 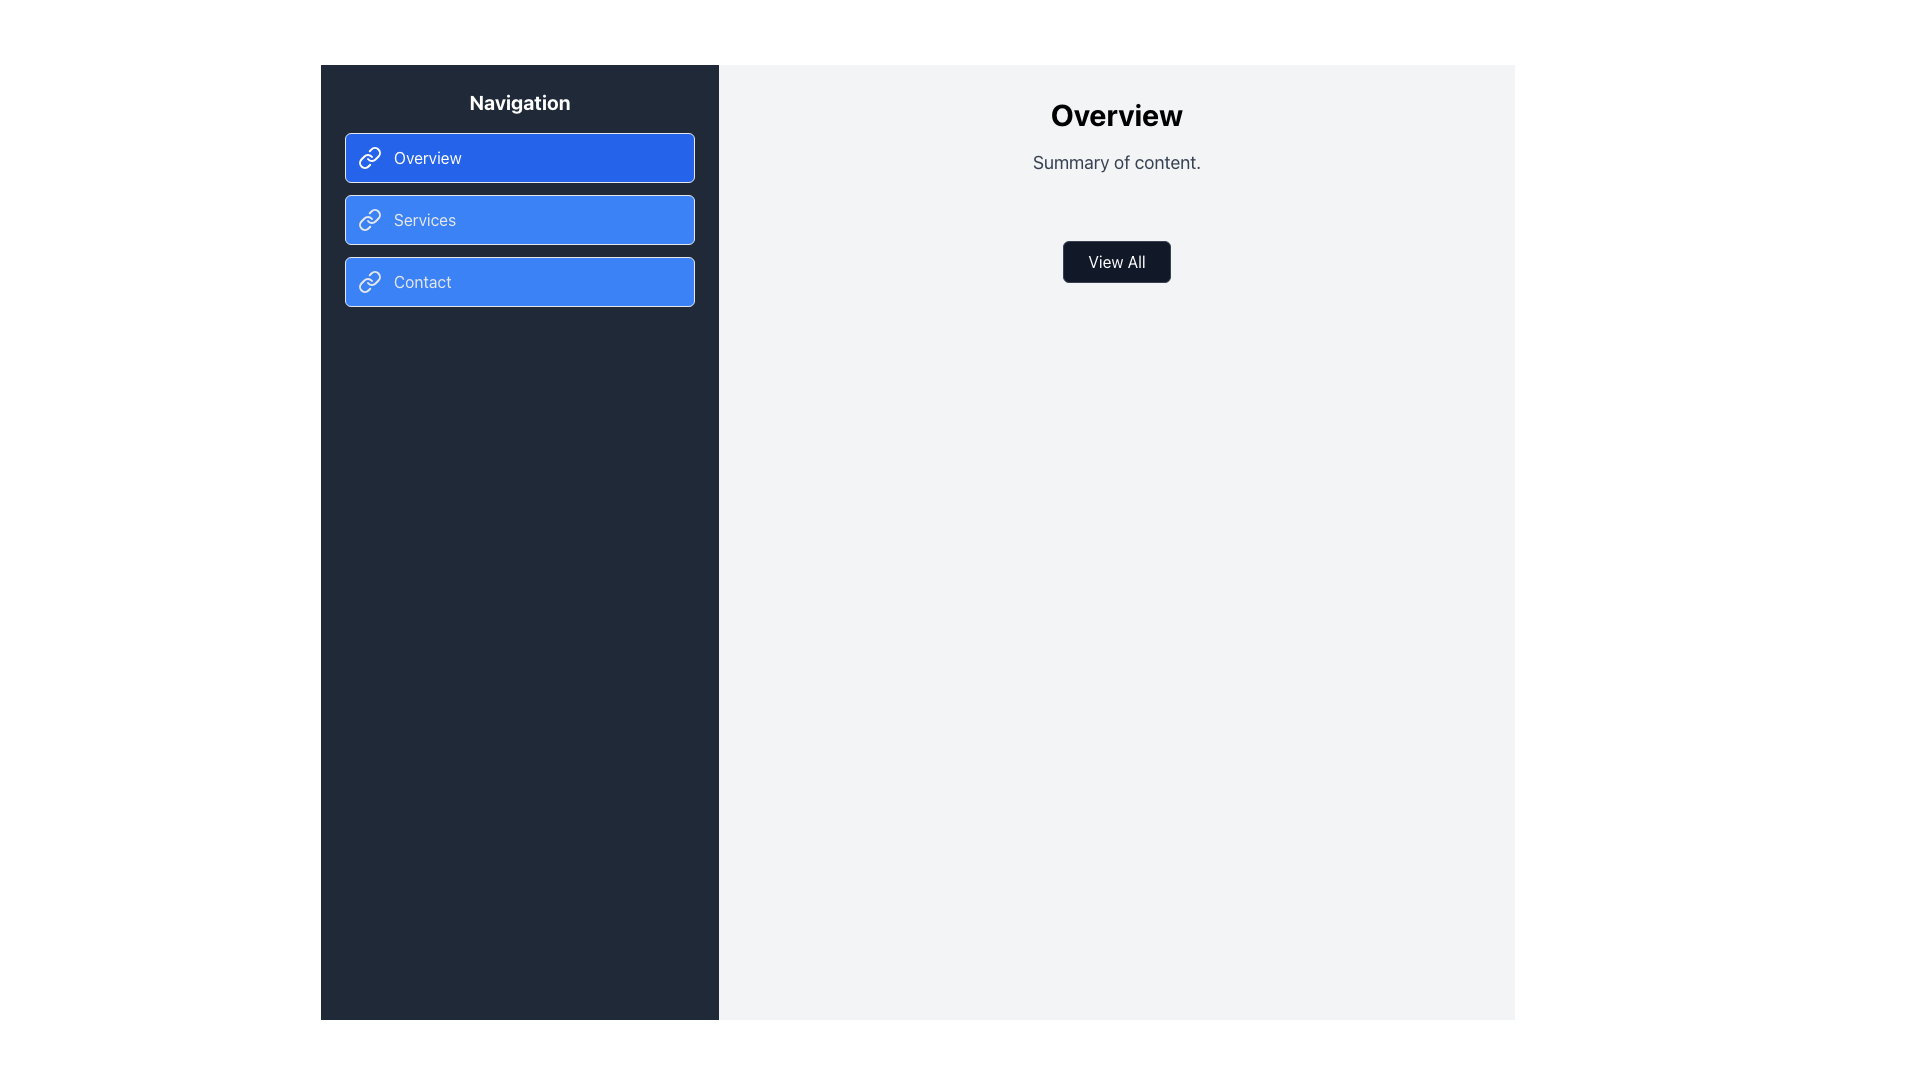 I want to click on the 'Services' navigation button which contains the link icon depicted as two rounded rectangles connected by diagonal lines, so click(x=369, y=219).